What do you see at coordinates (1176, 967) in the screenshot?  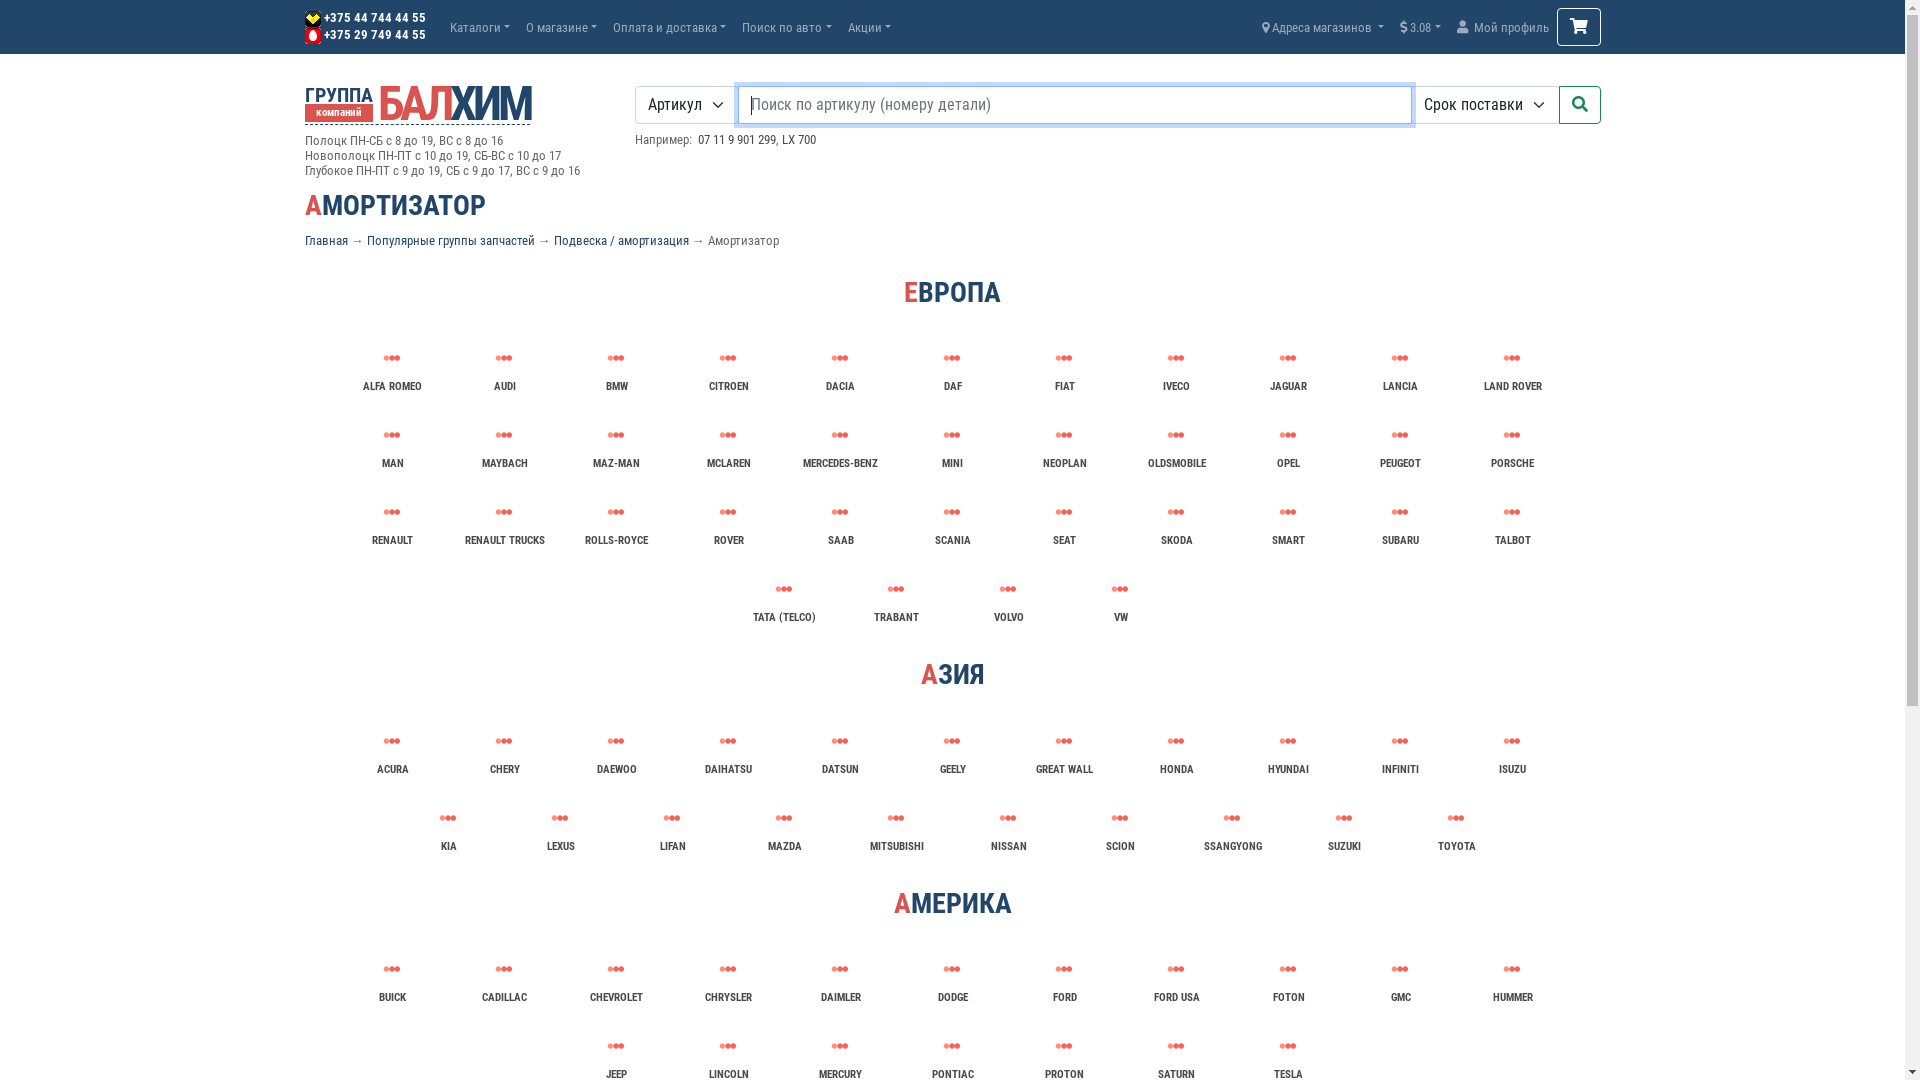 I see `'FORD USA'` at bounding box center [1176, 967].